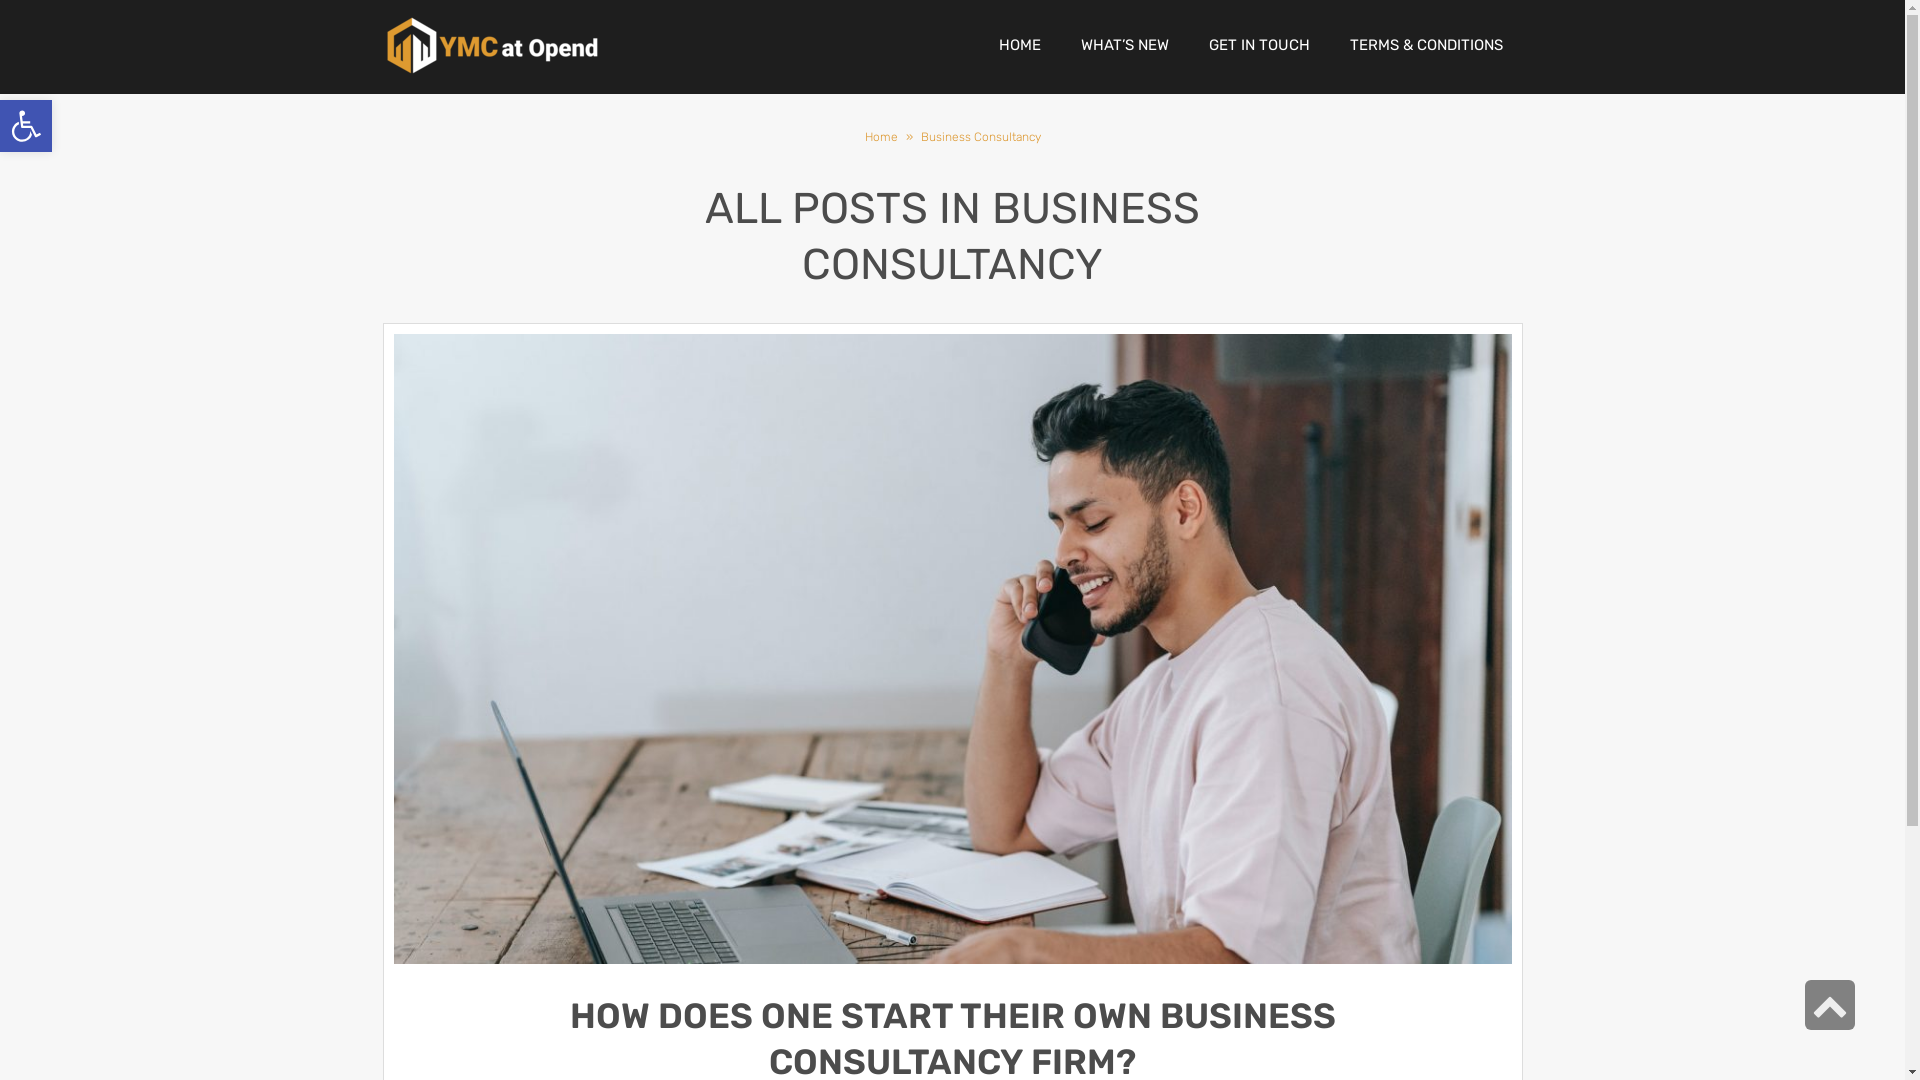 The height and width of the screenshot is (1080, 1920). What do you see at coordinates (1257, 45) in the screenshot?
I see `'GET IN TOUCH'` at bounding box center [1257, 45].